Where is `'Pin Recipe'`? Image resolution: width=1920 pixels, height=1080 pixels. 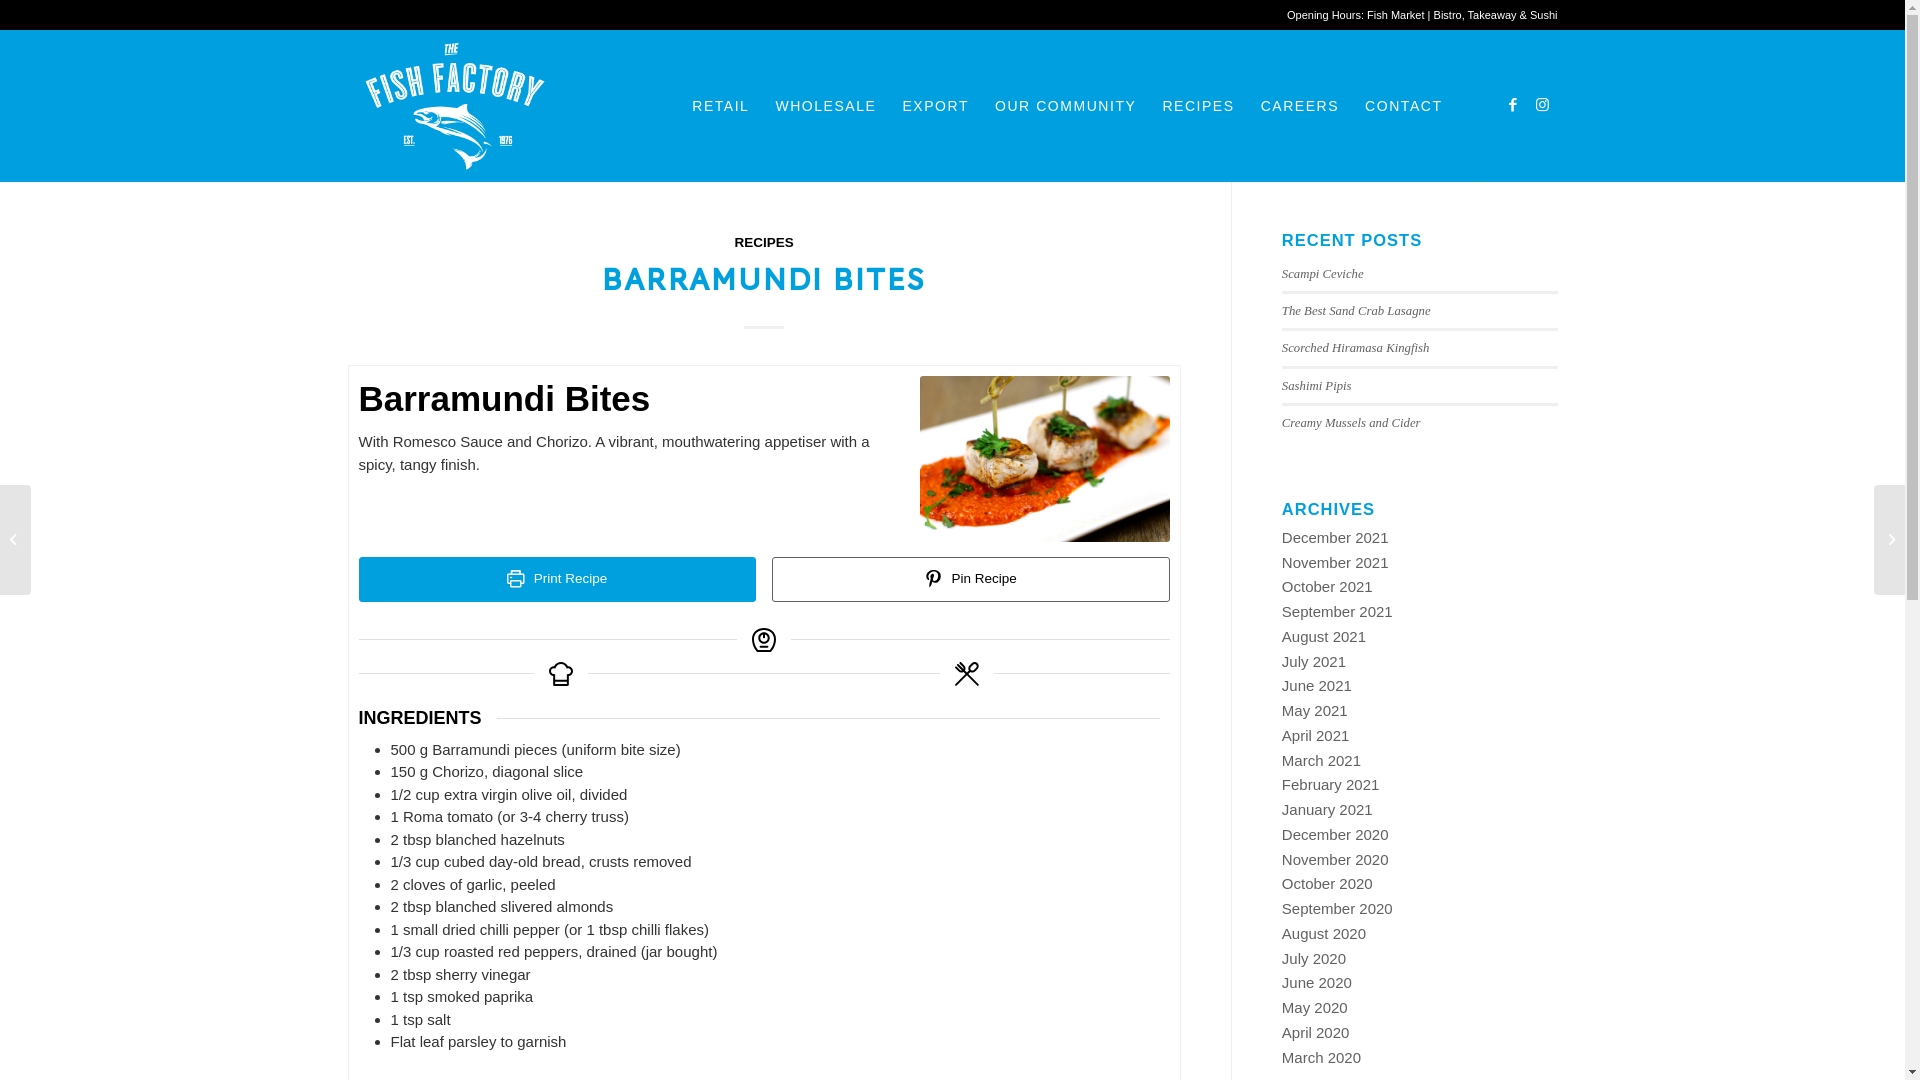
'Pin Recipe' is located at coordinates (970, 579).